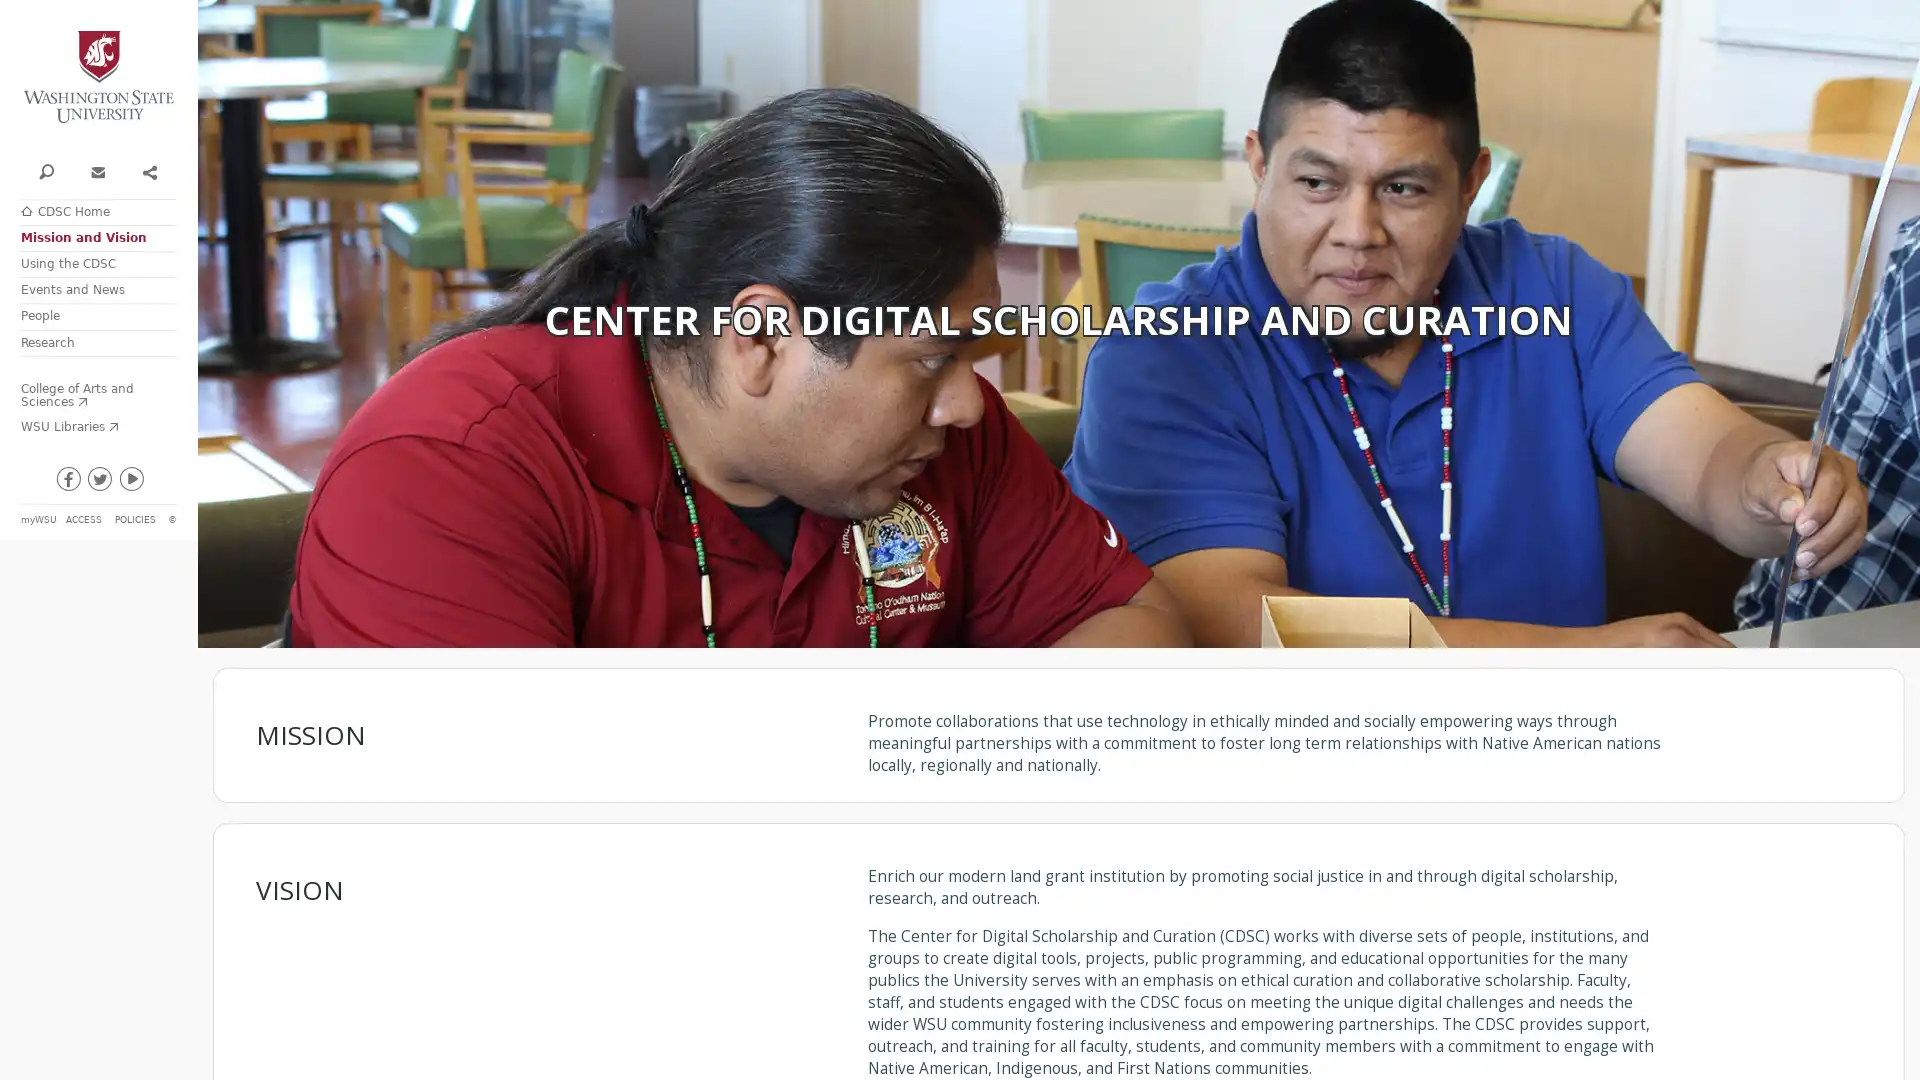  I want to click on Share, so click(147, 169).